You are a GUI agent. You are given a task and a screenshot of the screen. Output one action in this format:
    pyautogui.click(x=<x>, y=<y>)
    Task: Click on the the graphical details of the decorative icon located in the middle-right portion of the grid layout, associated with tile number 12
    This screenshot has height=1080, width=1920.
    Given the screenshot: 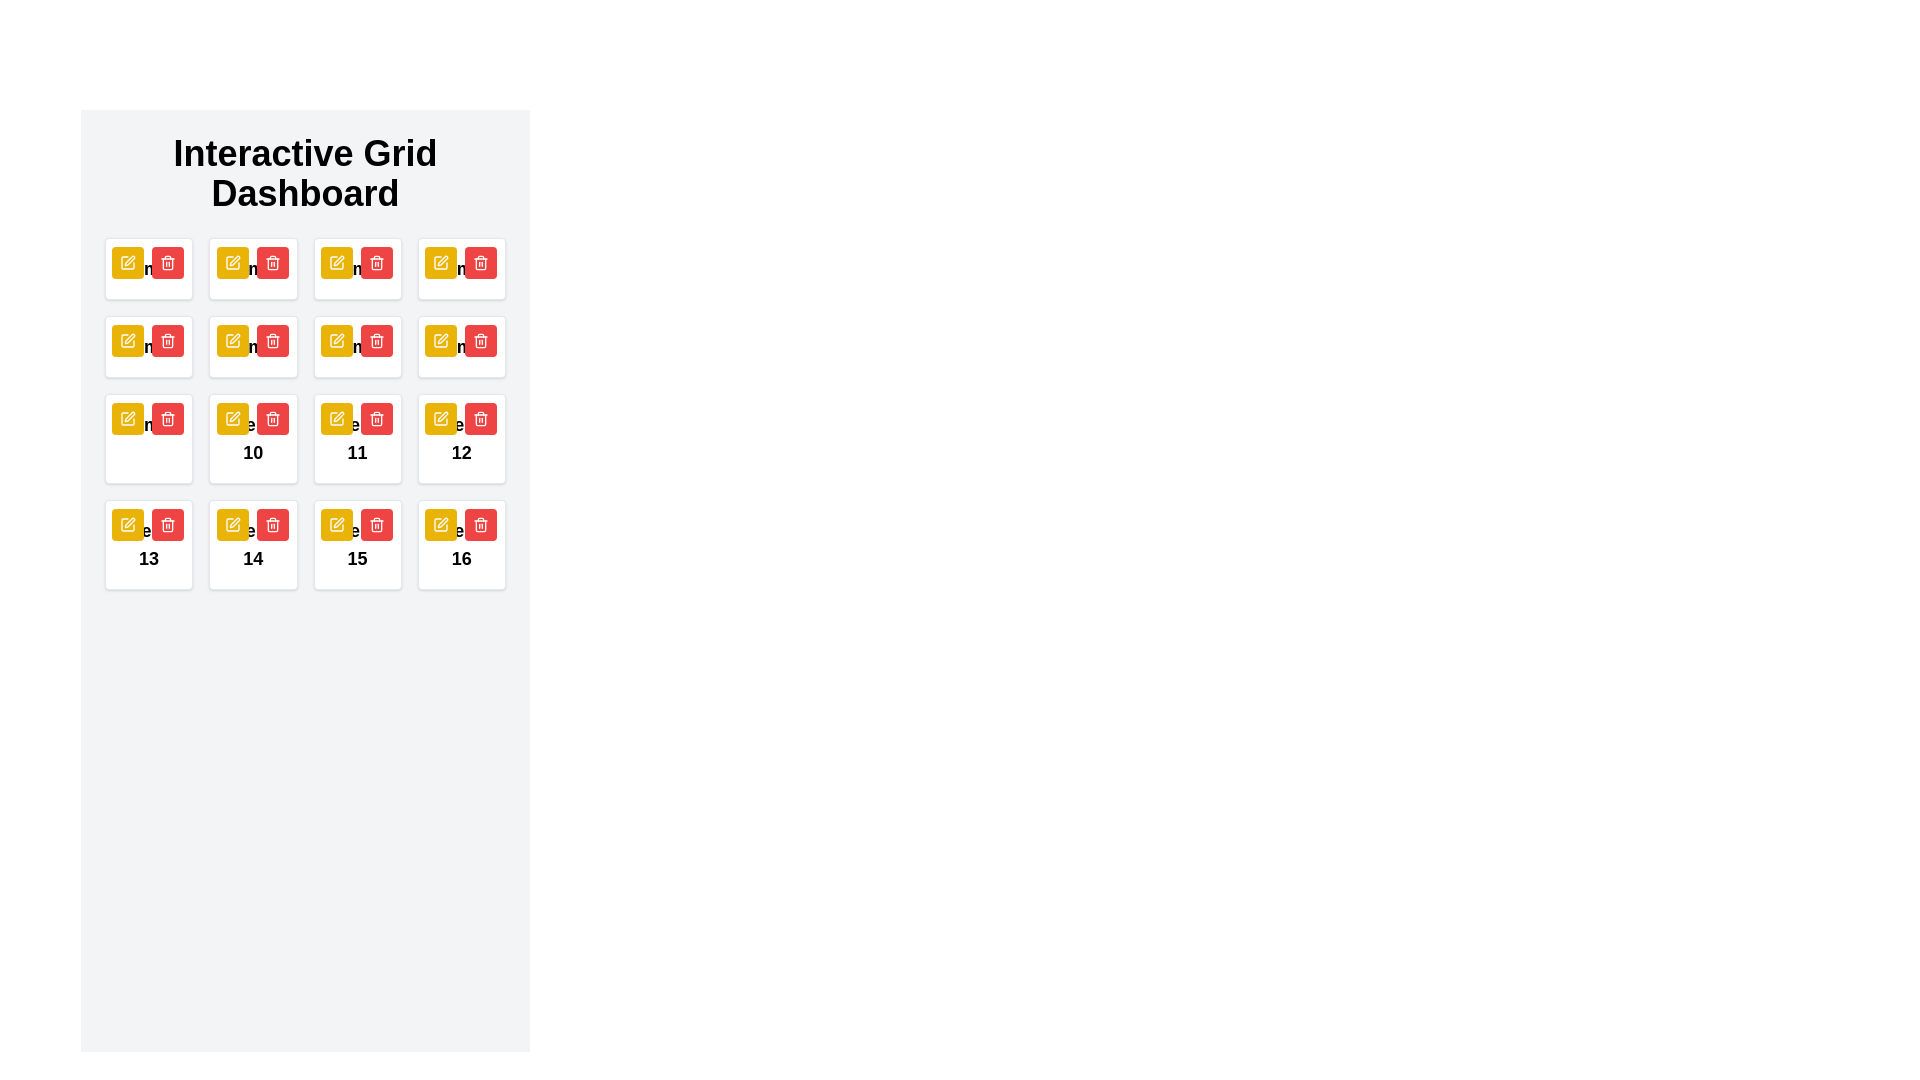 What is the action you would take?
    pyautogui.click(x=440, y=339)
    